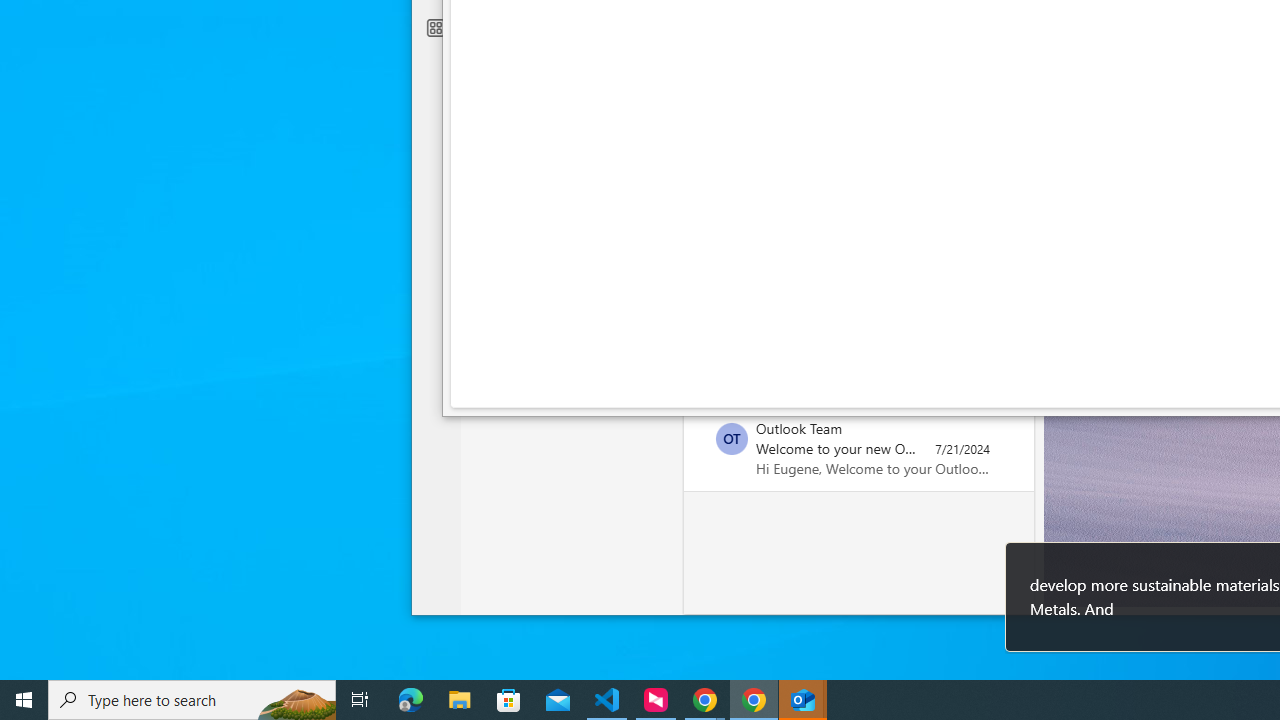  What do you see at coordinates (509, 698) in the screenshot?
I see `'Microsoft Store'` at bounding box center [509, 698].